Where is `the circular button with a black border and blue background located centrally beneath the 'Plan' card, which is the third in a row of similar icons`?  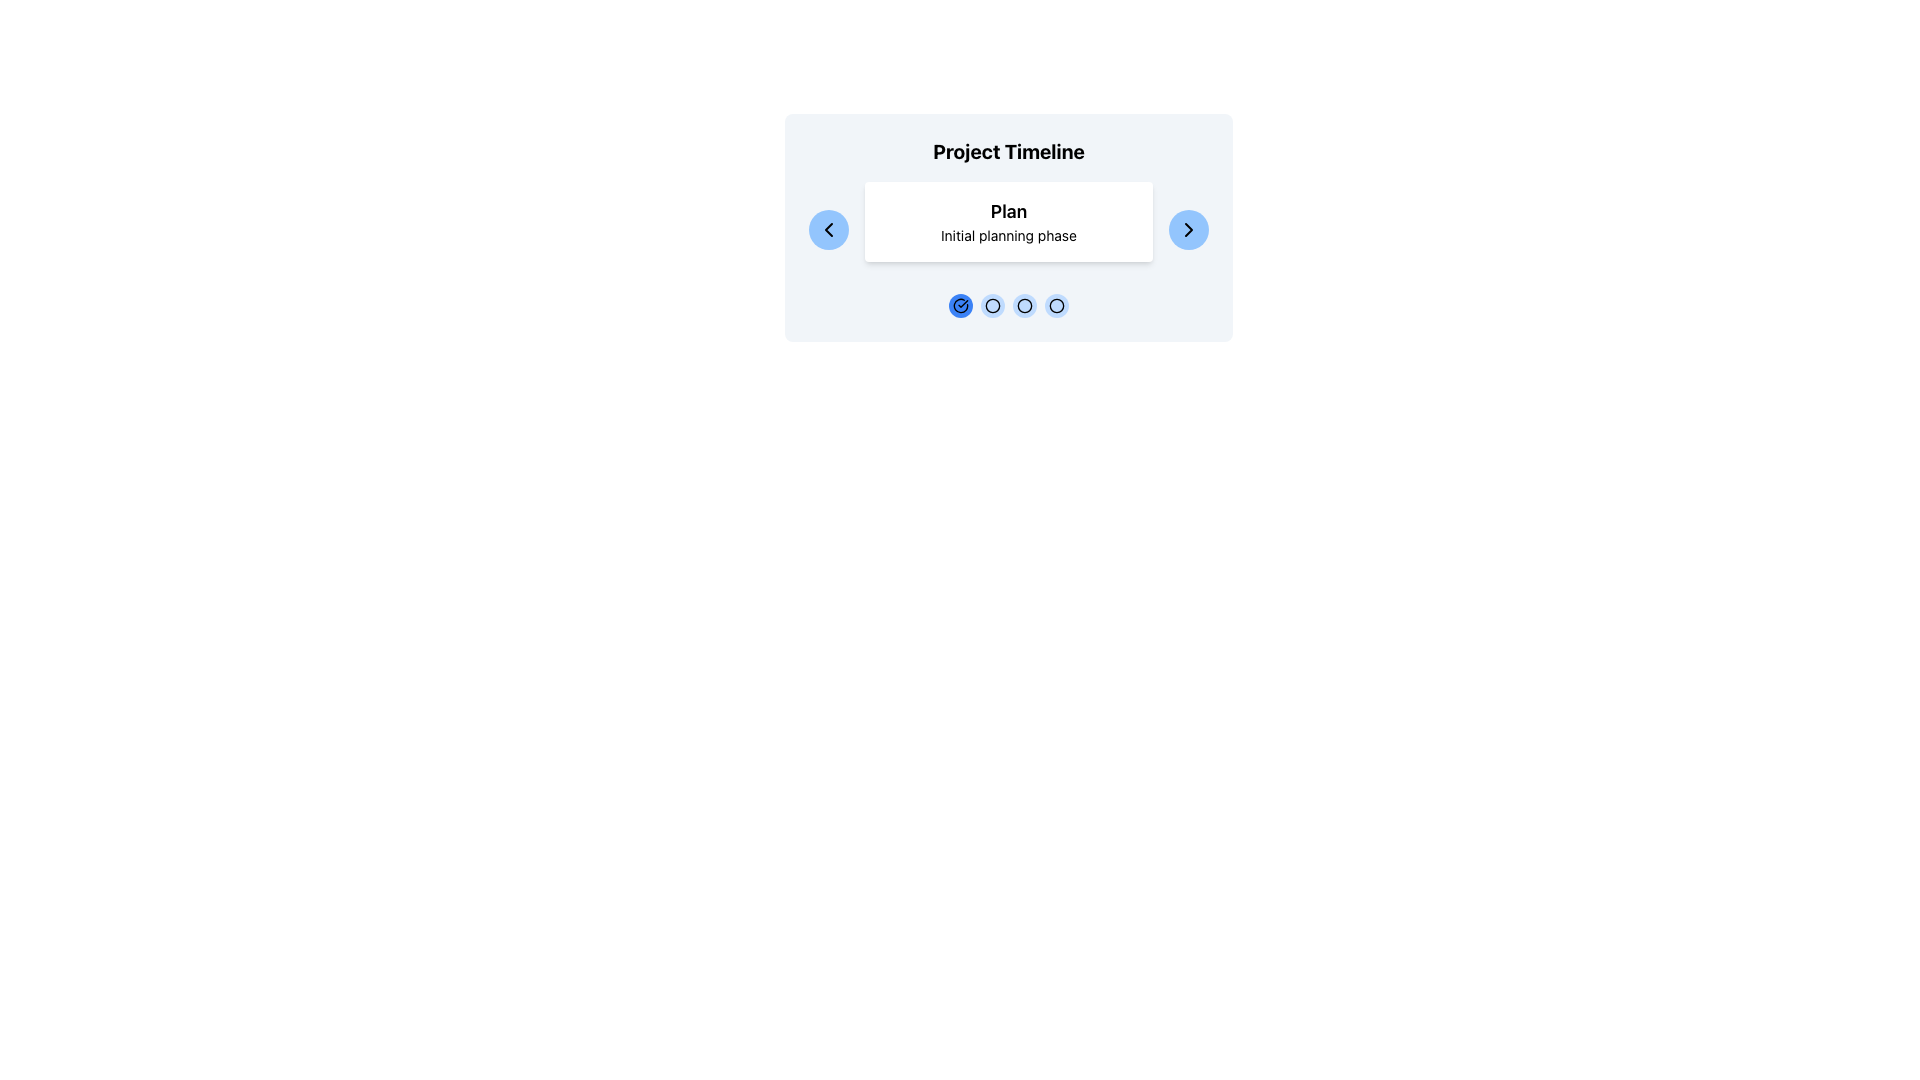 the circular button with a black border and blue background located centrally beneath the 'Plan' card, which is the third in a row of similar icons is located at coordinates (1025, 305).